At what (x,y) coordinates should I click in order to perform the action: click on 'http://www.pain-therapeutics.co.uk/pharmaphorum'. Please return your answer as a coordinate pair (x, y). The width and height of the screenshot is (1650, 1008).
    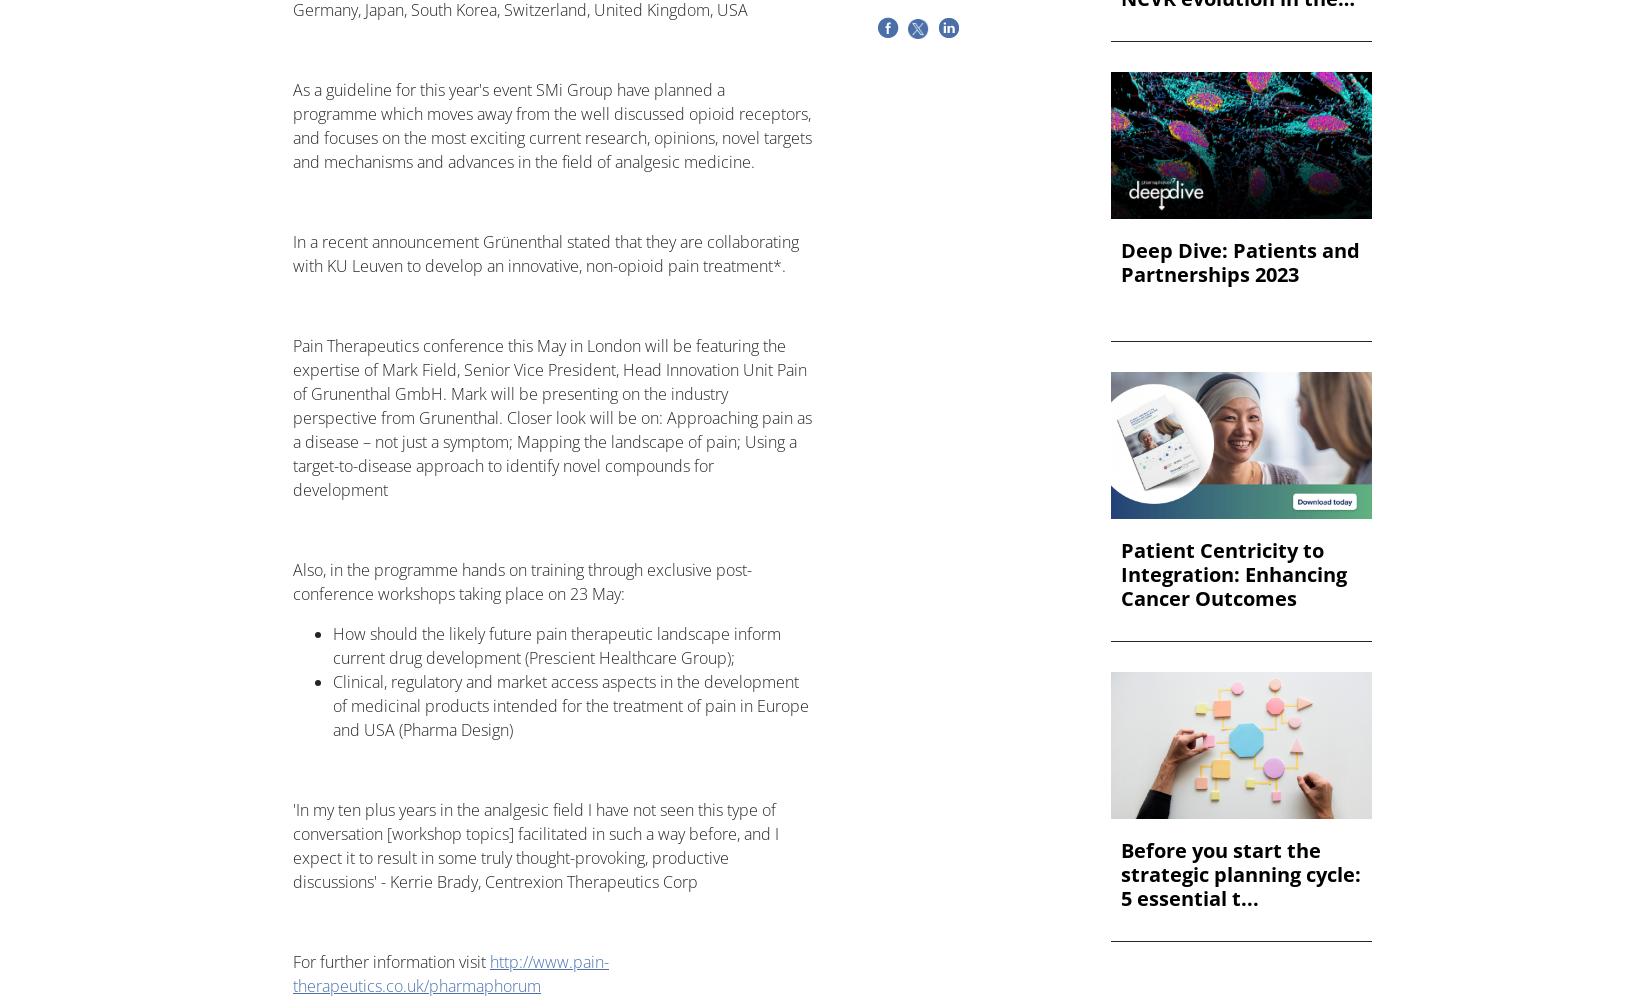
    Looking at the image, I should click on (293, 974).